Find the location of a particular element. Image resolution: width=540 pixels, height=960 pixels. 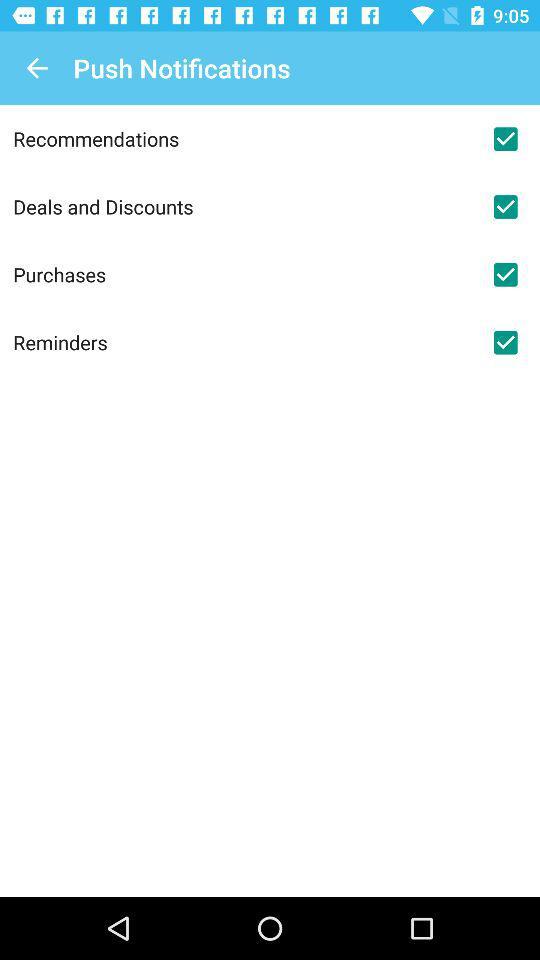

icon next to the push notifications icon is located at coordinates (36, 68).